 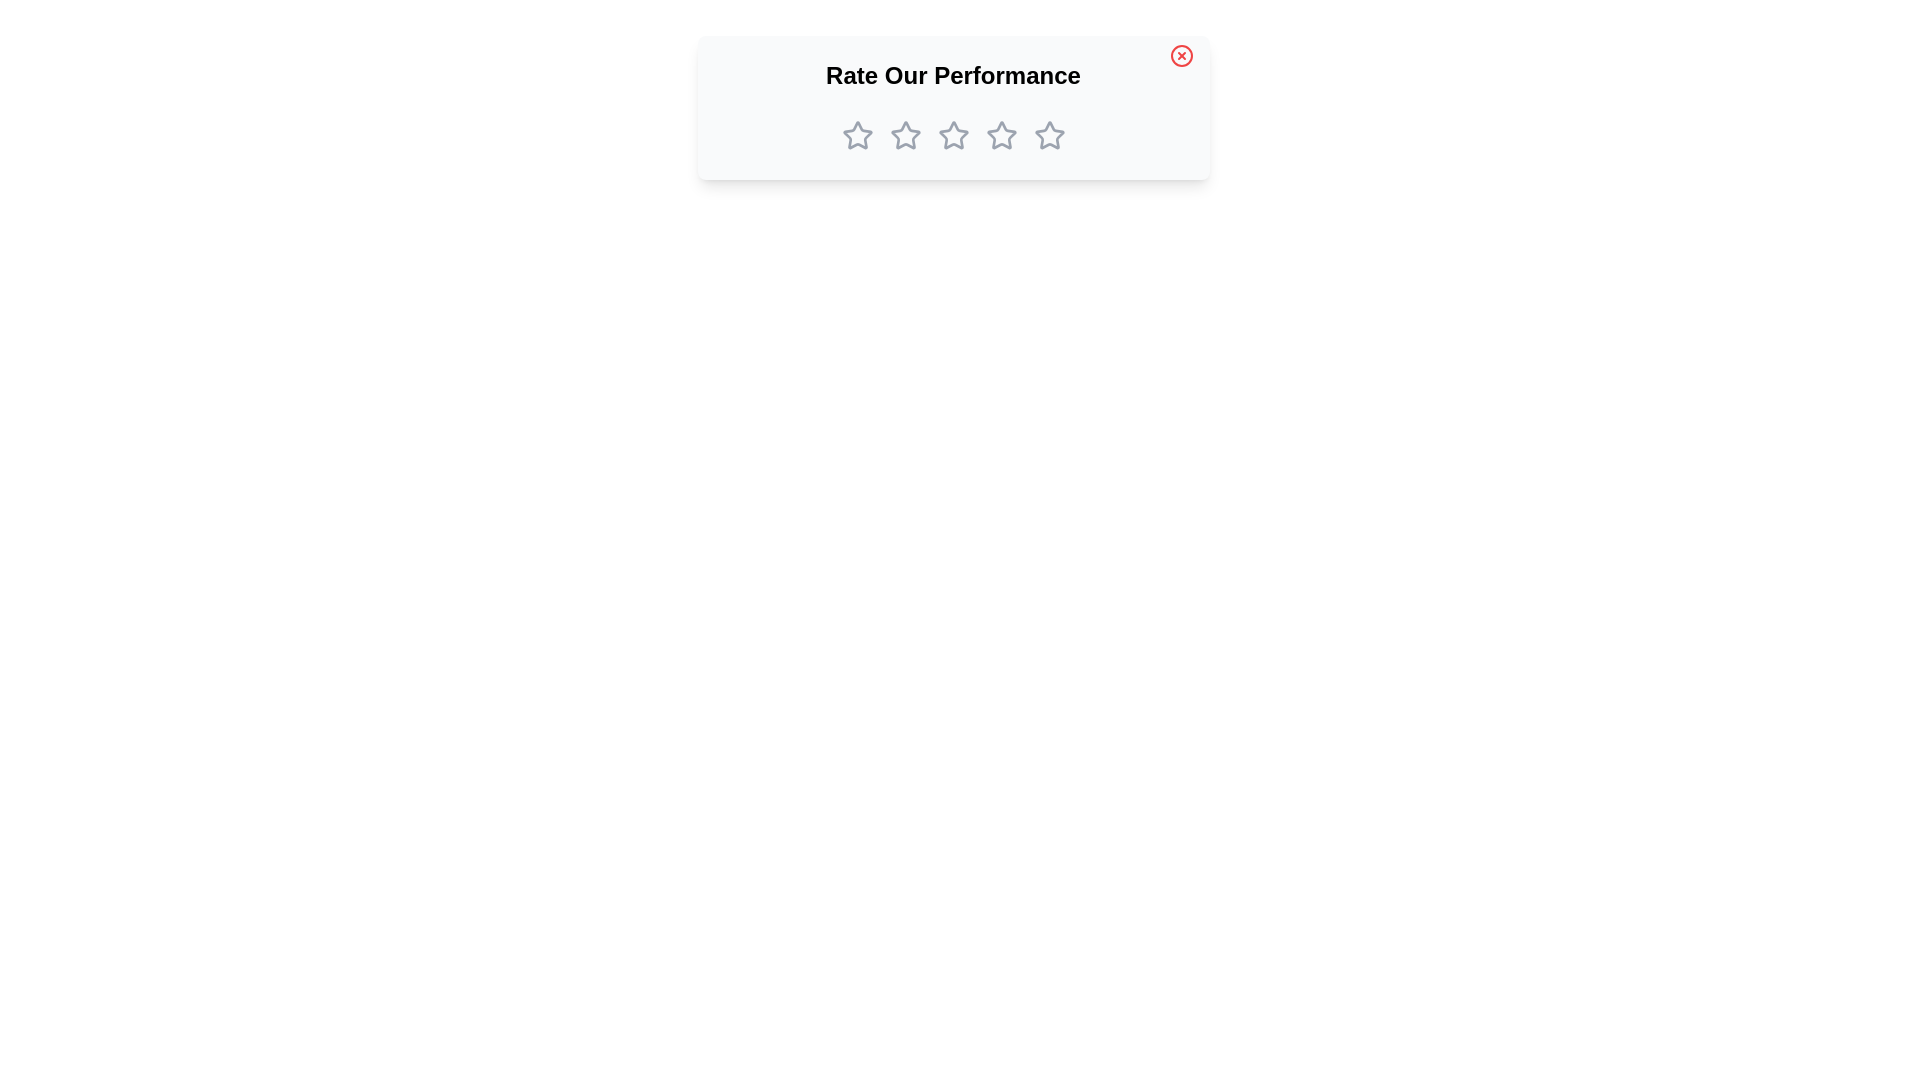 What do you see at coordinates (1001, 135) in the screenshot?
I see `the star corresponding to the desired rating 4` at bounding box center [1001, 135].